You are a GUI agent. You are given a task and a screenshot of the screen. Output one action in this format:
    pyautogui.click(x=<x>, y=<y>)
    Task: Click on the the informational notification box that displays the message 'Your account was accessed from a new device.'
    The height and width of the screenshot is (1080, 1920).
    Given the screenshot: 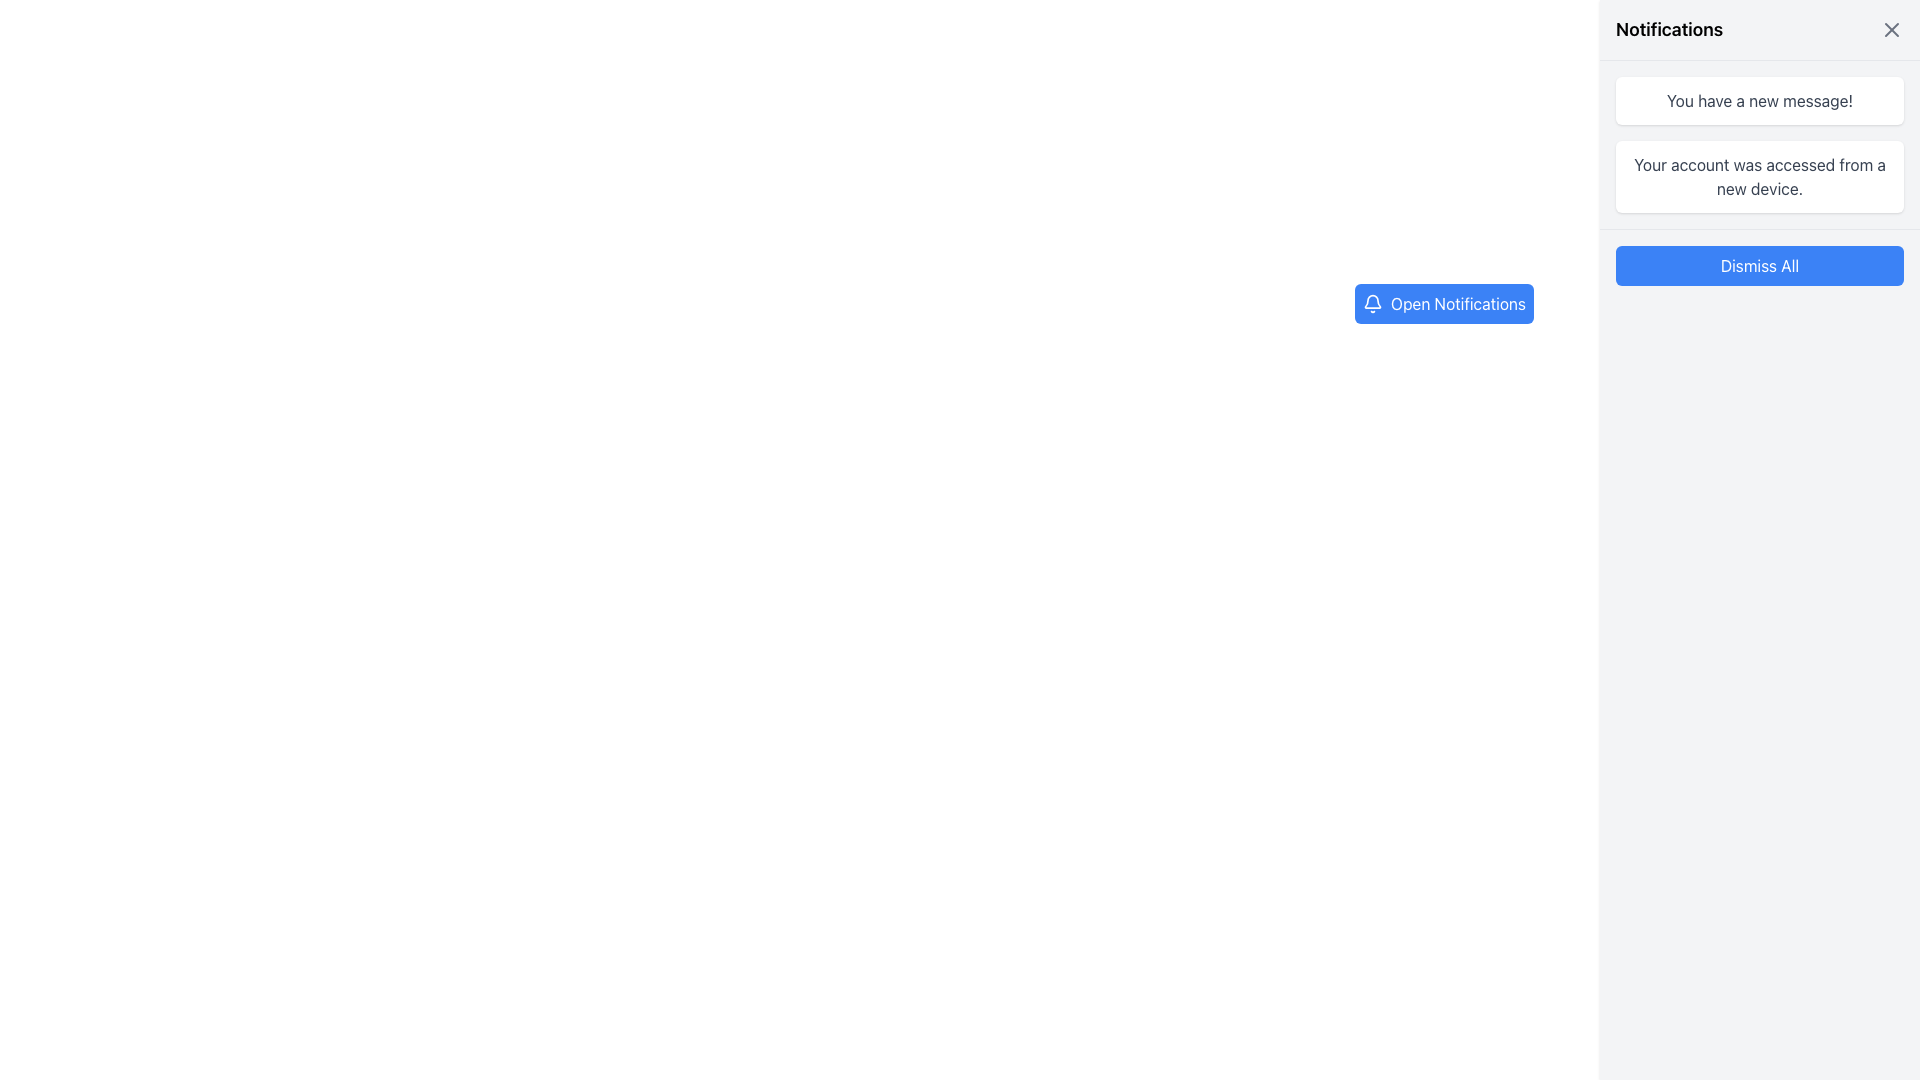 What is the action you would take?
    pyautogui.click(x=1760, y=176)
    